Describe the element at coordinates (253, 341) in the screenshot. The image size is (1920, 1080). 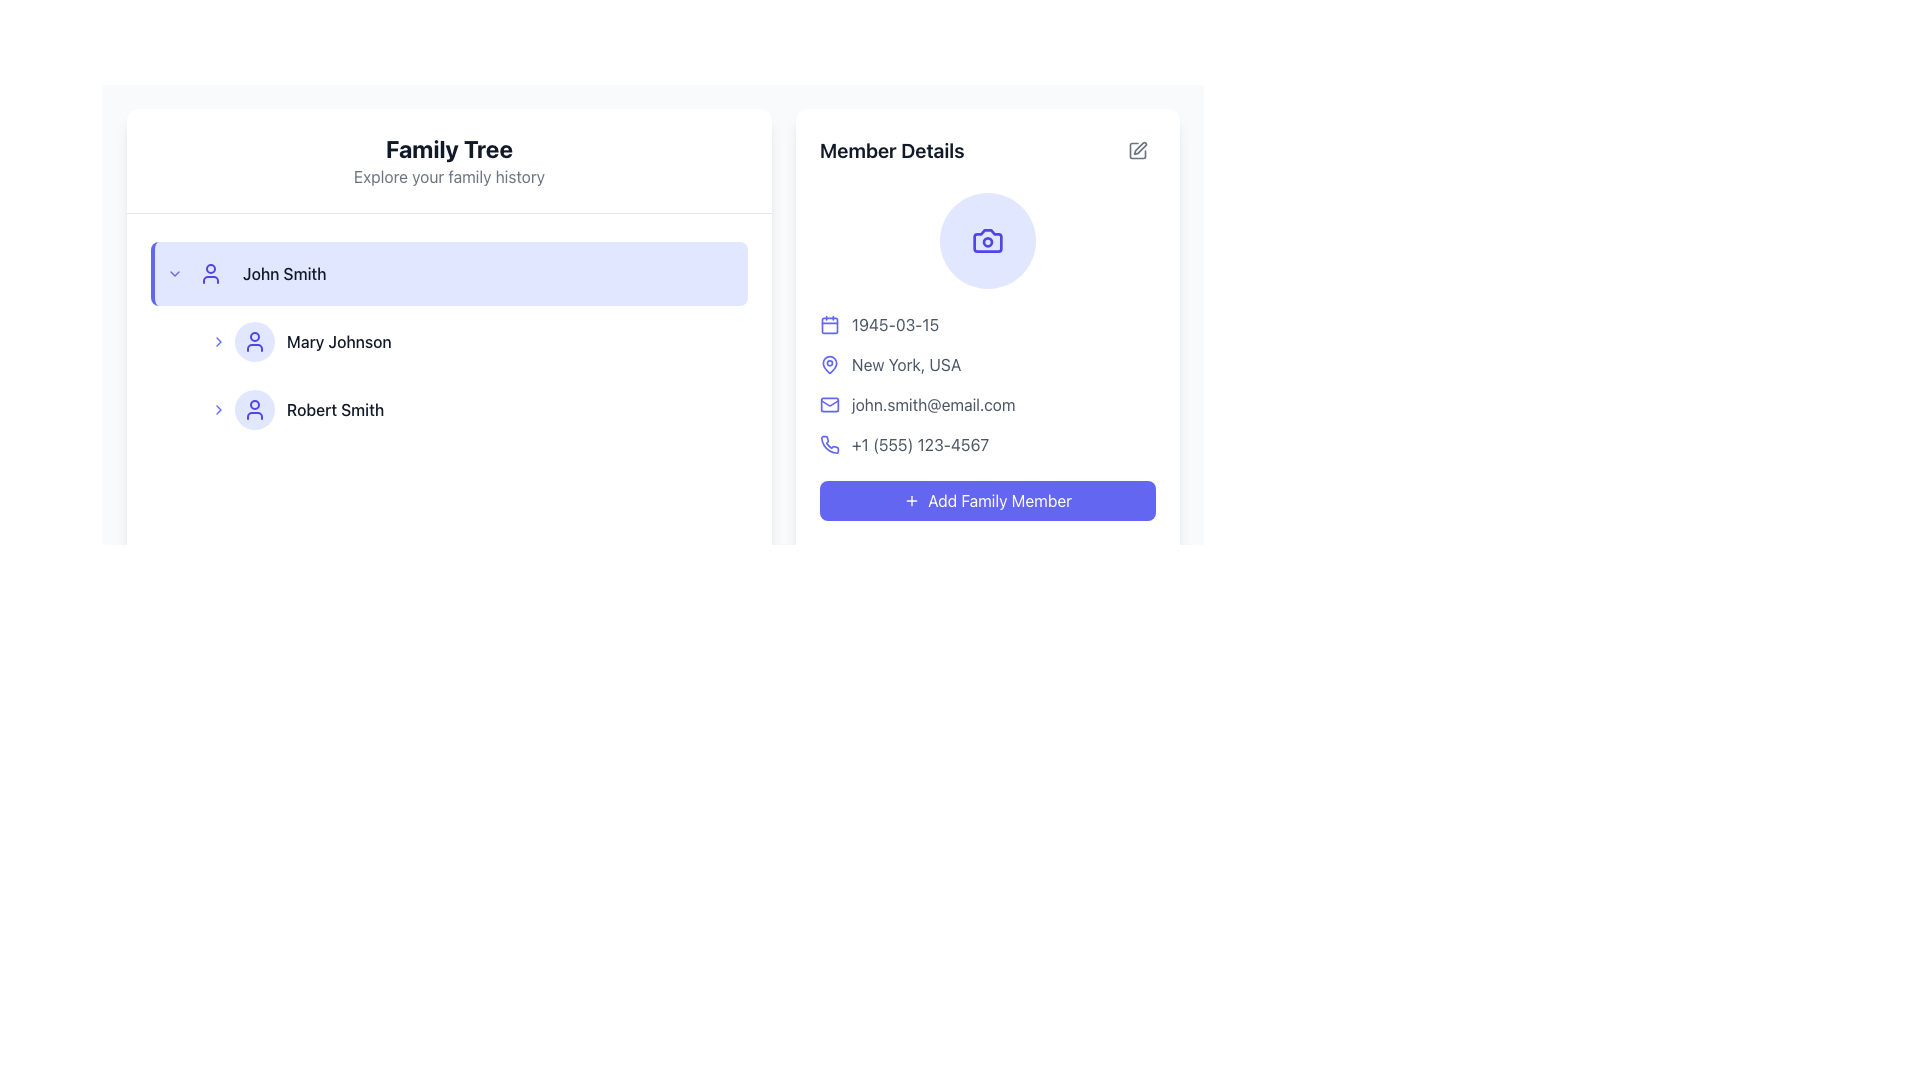
I see `the icon representing the user 'Mary Johnson' in the 'Family Tree' section, located to the left of the text 'Mary Johnson'` at that location.